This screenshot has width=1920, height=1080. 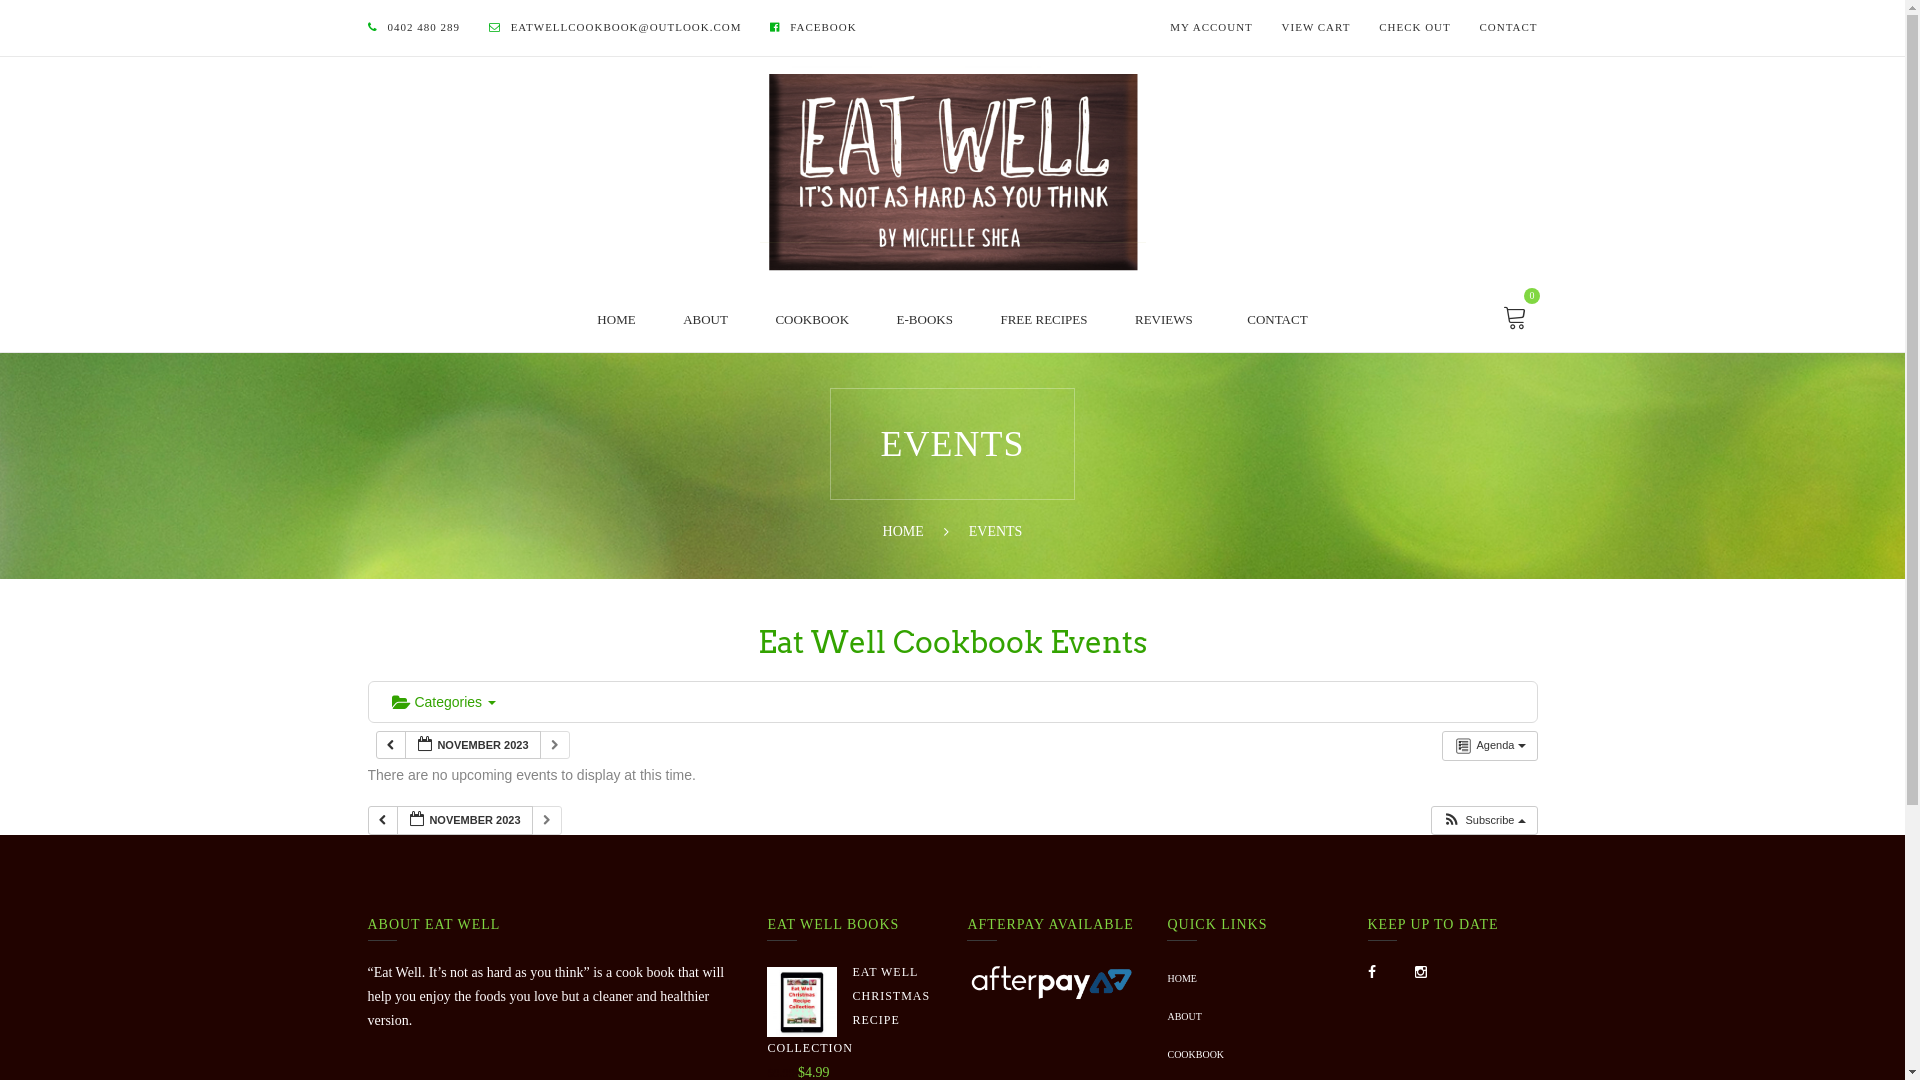 What do you see at coordinates (1210, 27) in the screenshot?
I see `'MY ACCOUNT'` at bounding box center [1210, 27].